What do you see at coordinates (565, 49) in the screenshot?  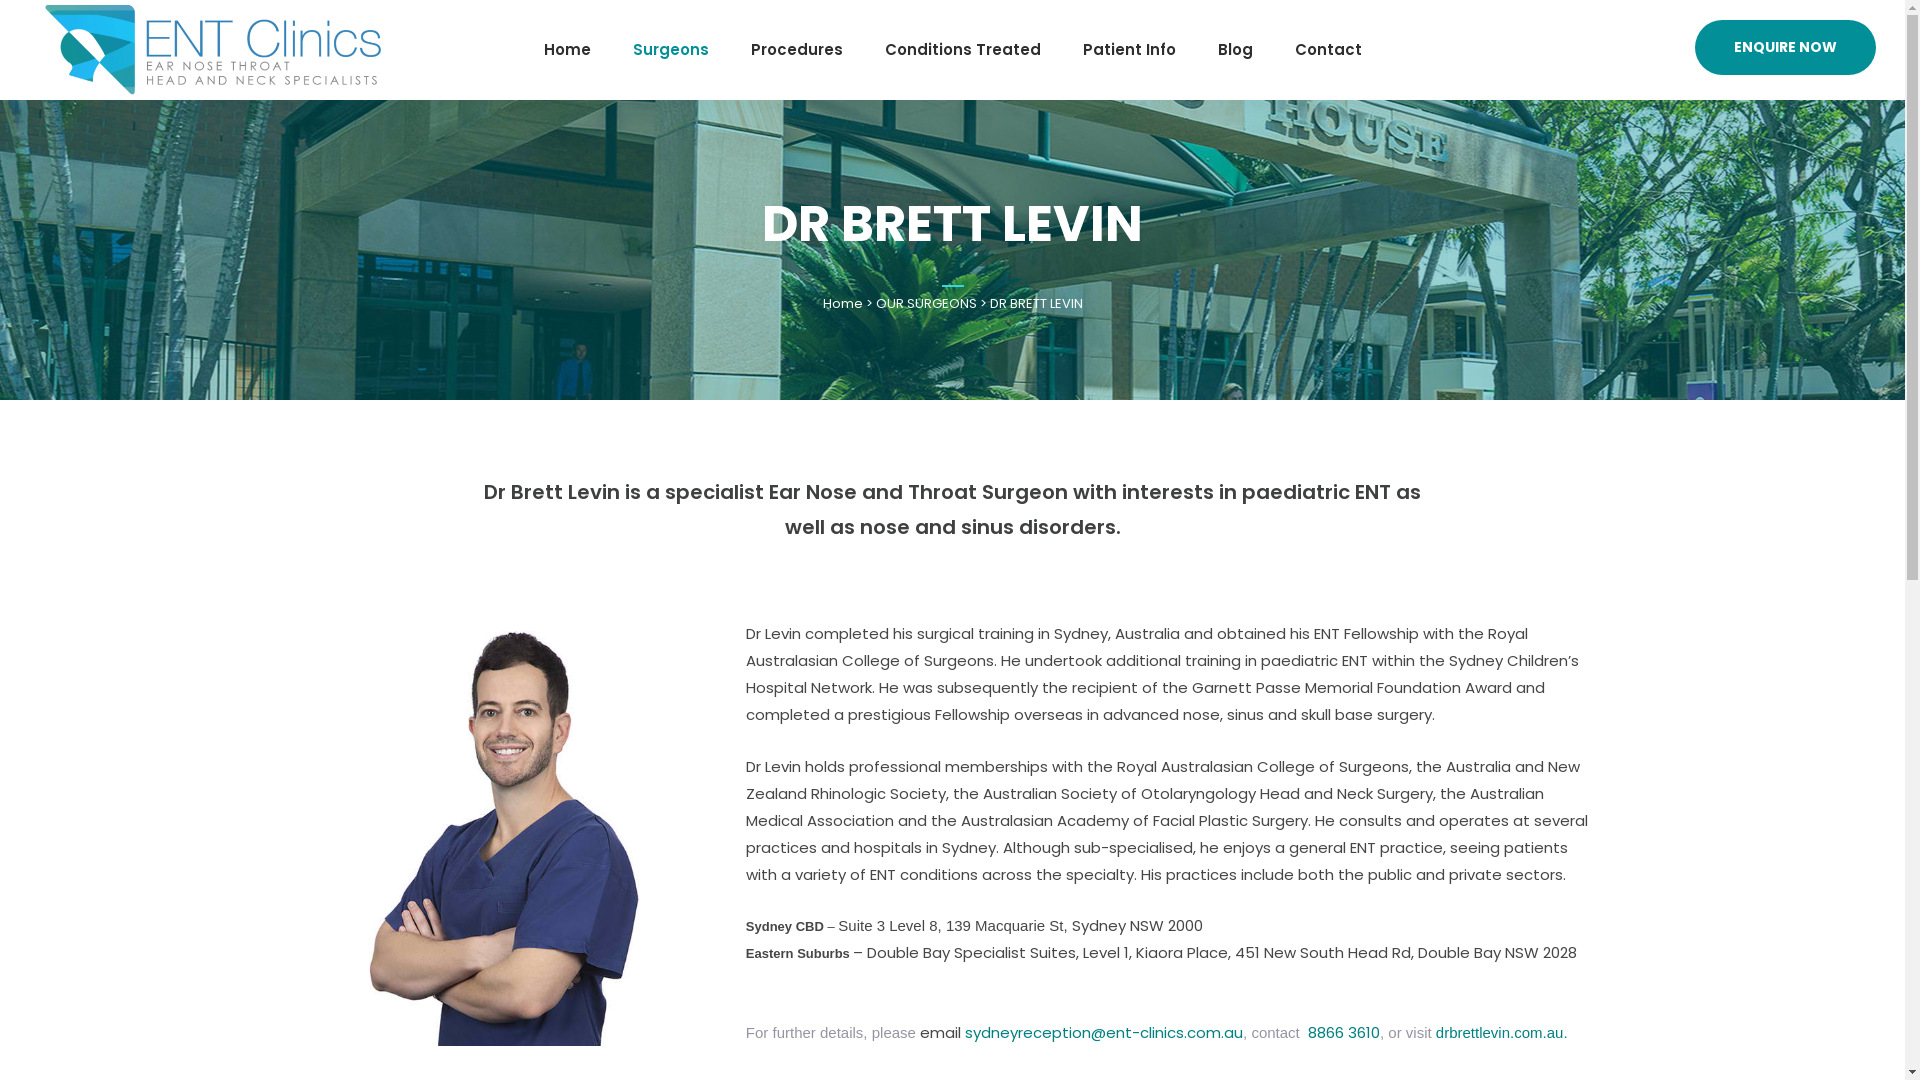 I see `'Home'` at bounding box center [565, 49].